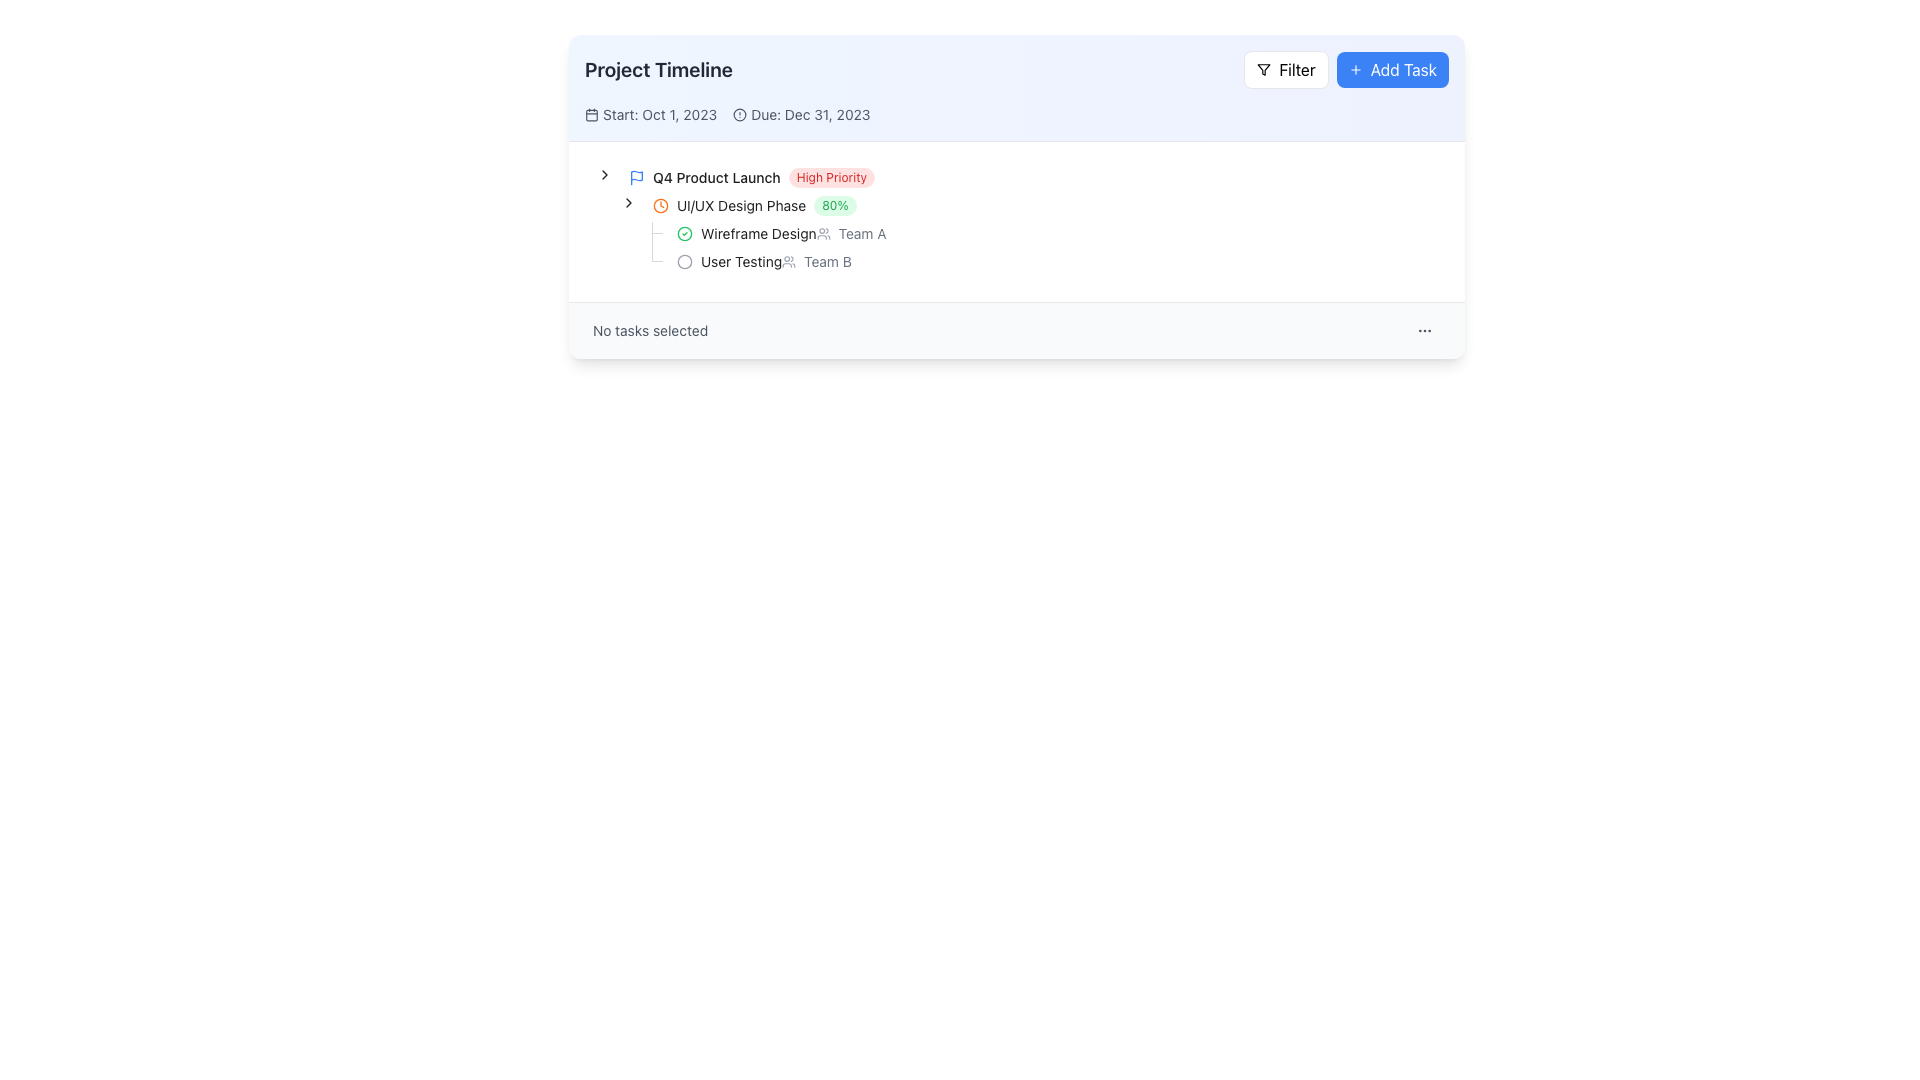  I want to click on the 'User Testing Team B' item in the hierarchical tree structure, so click(771, 261).